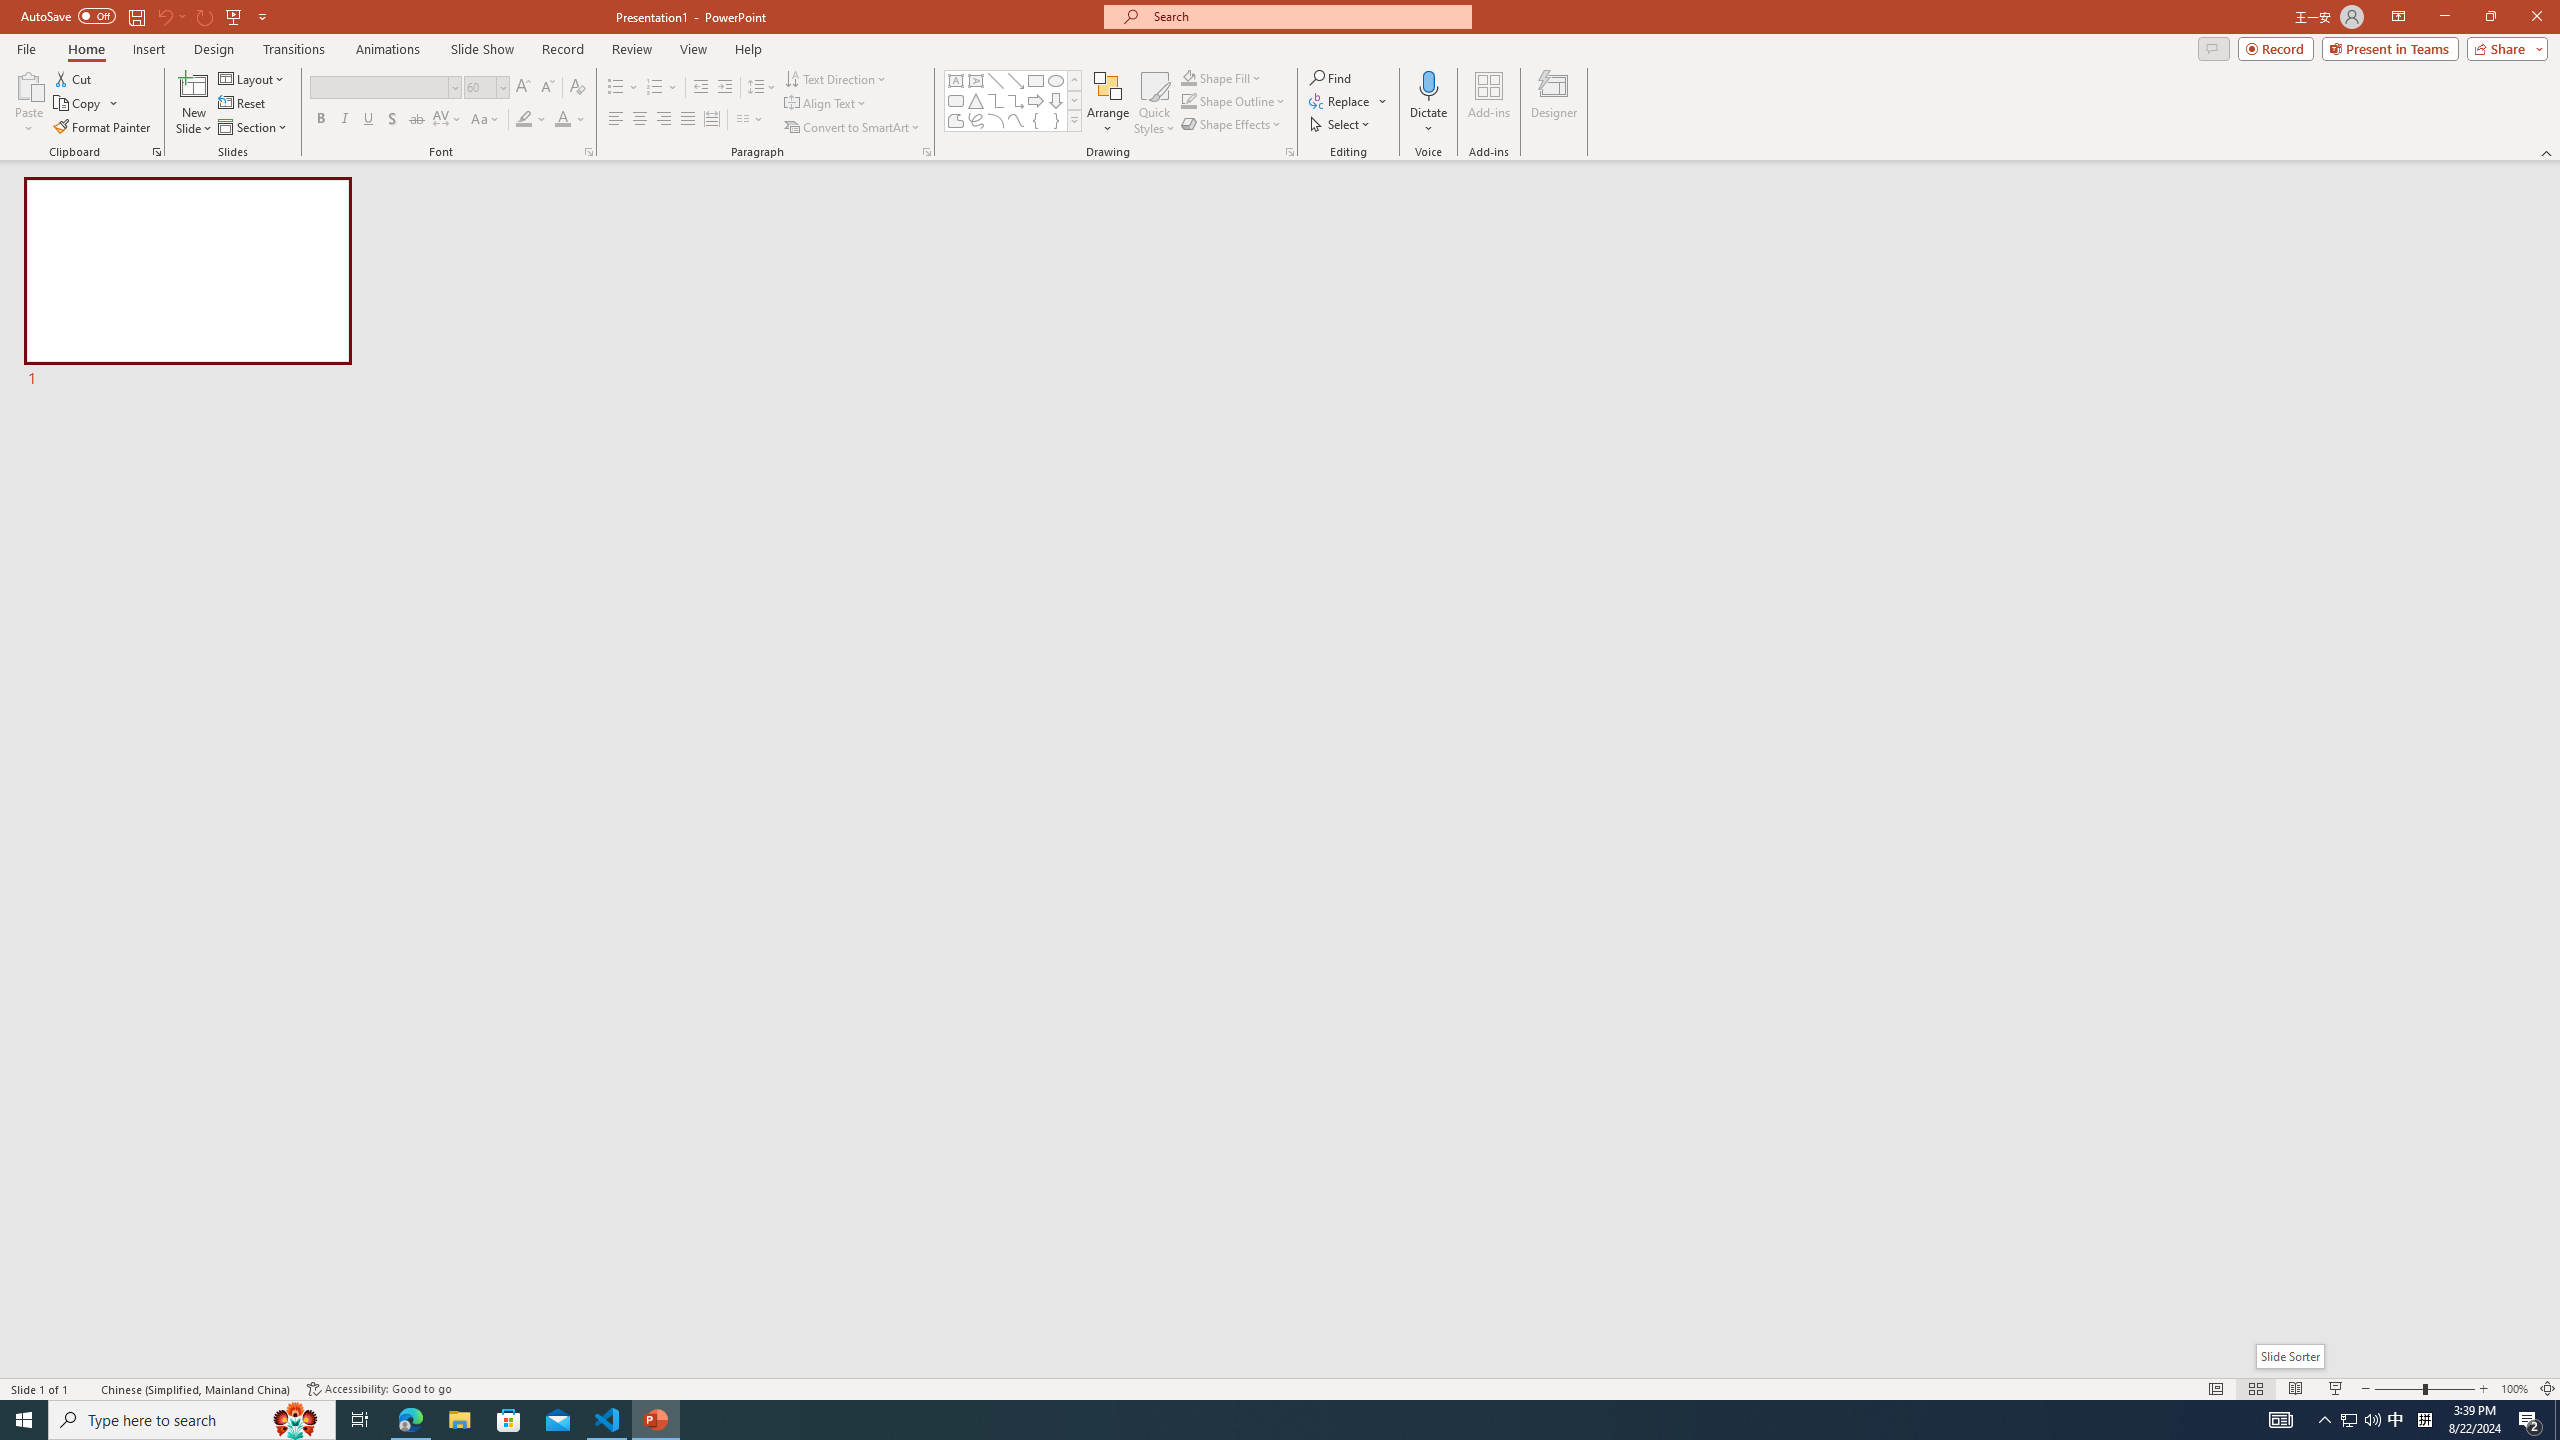 This screenshot has width=2560, height=1440. What do you see at coordinates (974, 99) in the screenshot?
I see `'Isosceles Triangle'` at bounding box center [974, 99].